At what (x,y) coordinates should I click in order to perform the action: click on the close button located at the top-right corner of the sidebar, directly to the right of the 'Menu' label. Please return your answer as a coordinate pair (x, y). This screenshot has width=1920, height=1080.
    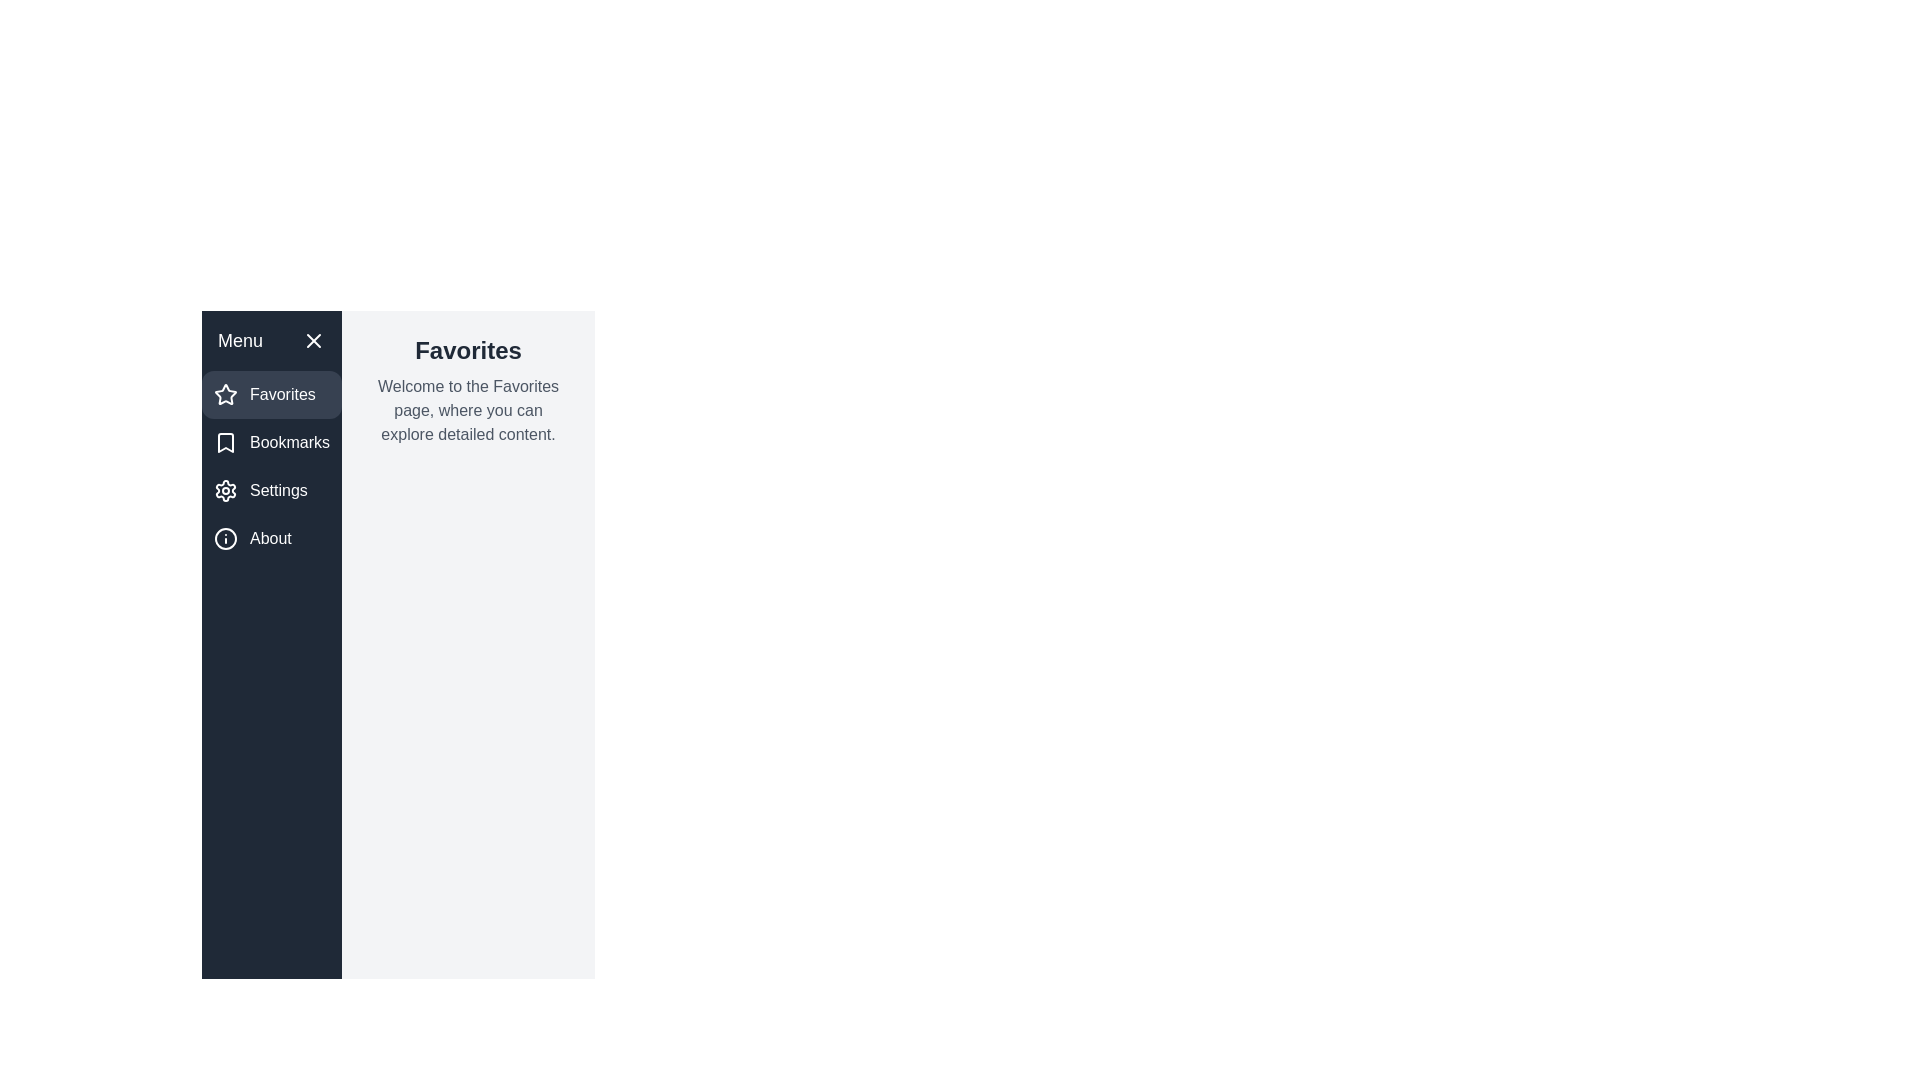
    Looking at the image, I should click on (313, 339).